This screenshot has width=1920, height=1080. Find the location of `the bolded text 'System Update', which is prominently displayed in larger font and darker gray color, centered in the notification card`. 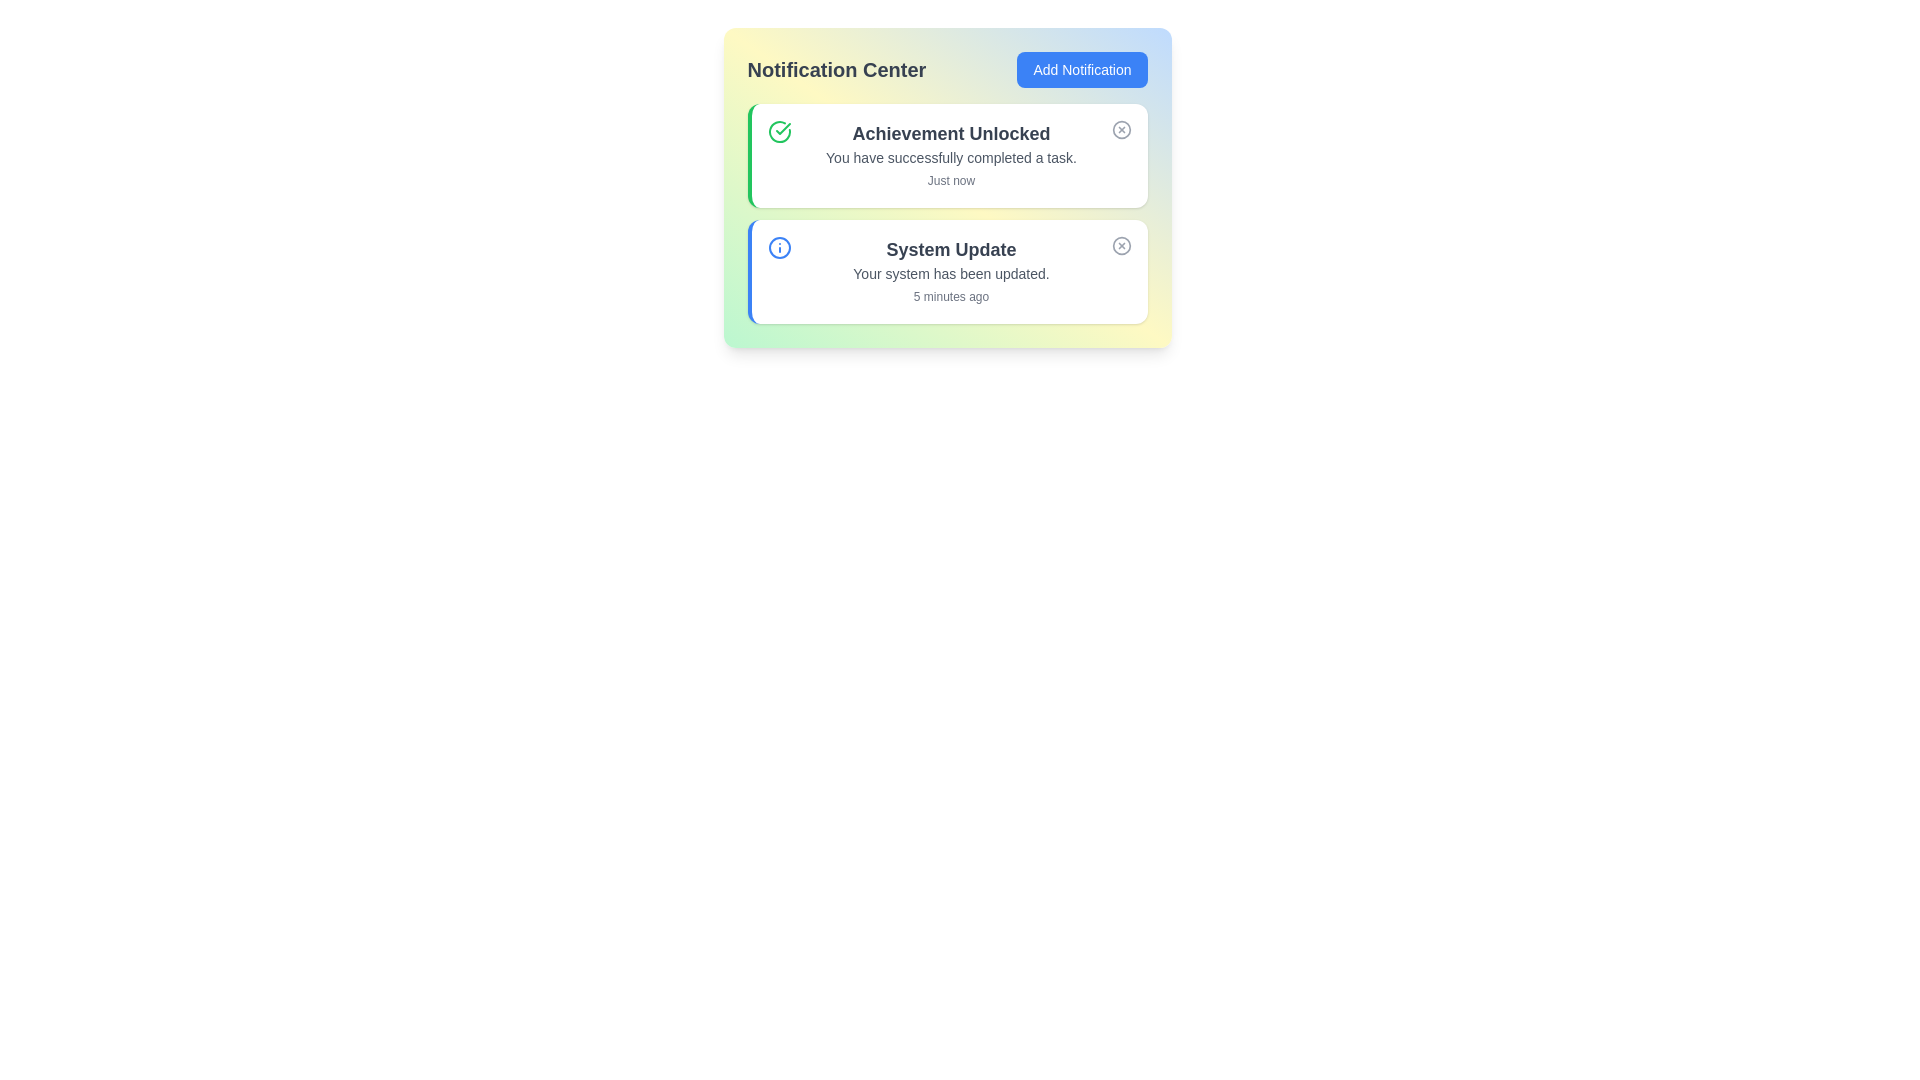

the bolded text 'System Update', which is prominently displayed in larger font and darker gray color, centered in the notification card is located at coordinates (950, 249).